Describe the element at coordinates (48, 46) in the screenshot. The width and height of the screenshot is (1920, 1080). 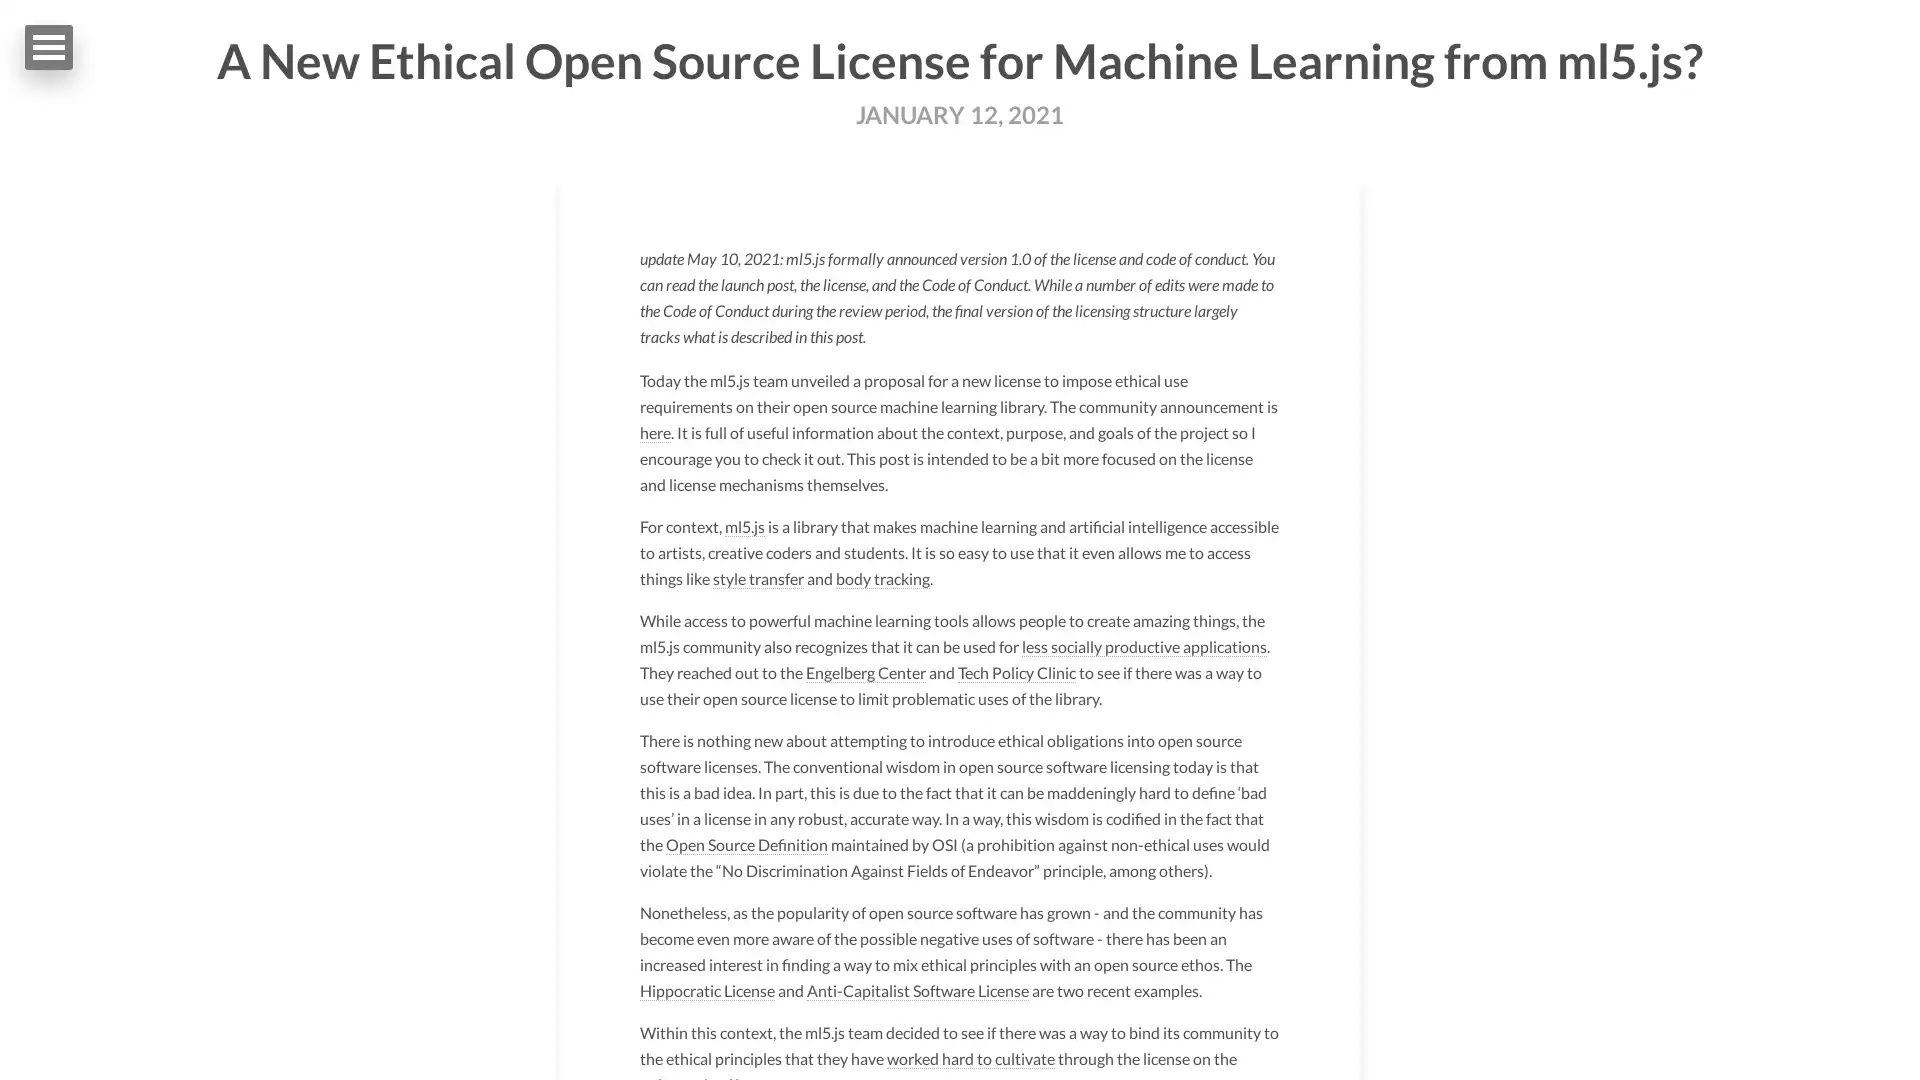
I see `Open Menu` at that location.